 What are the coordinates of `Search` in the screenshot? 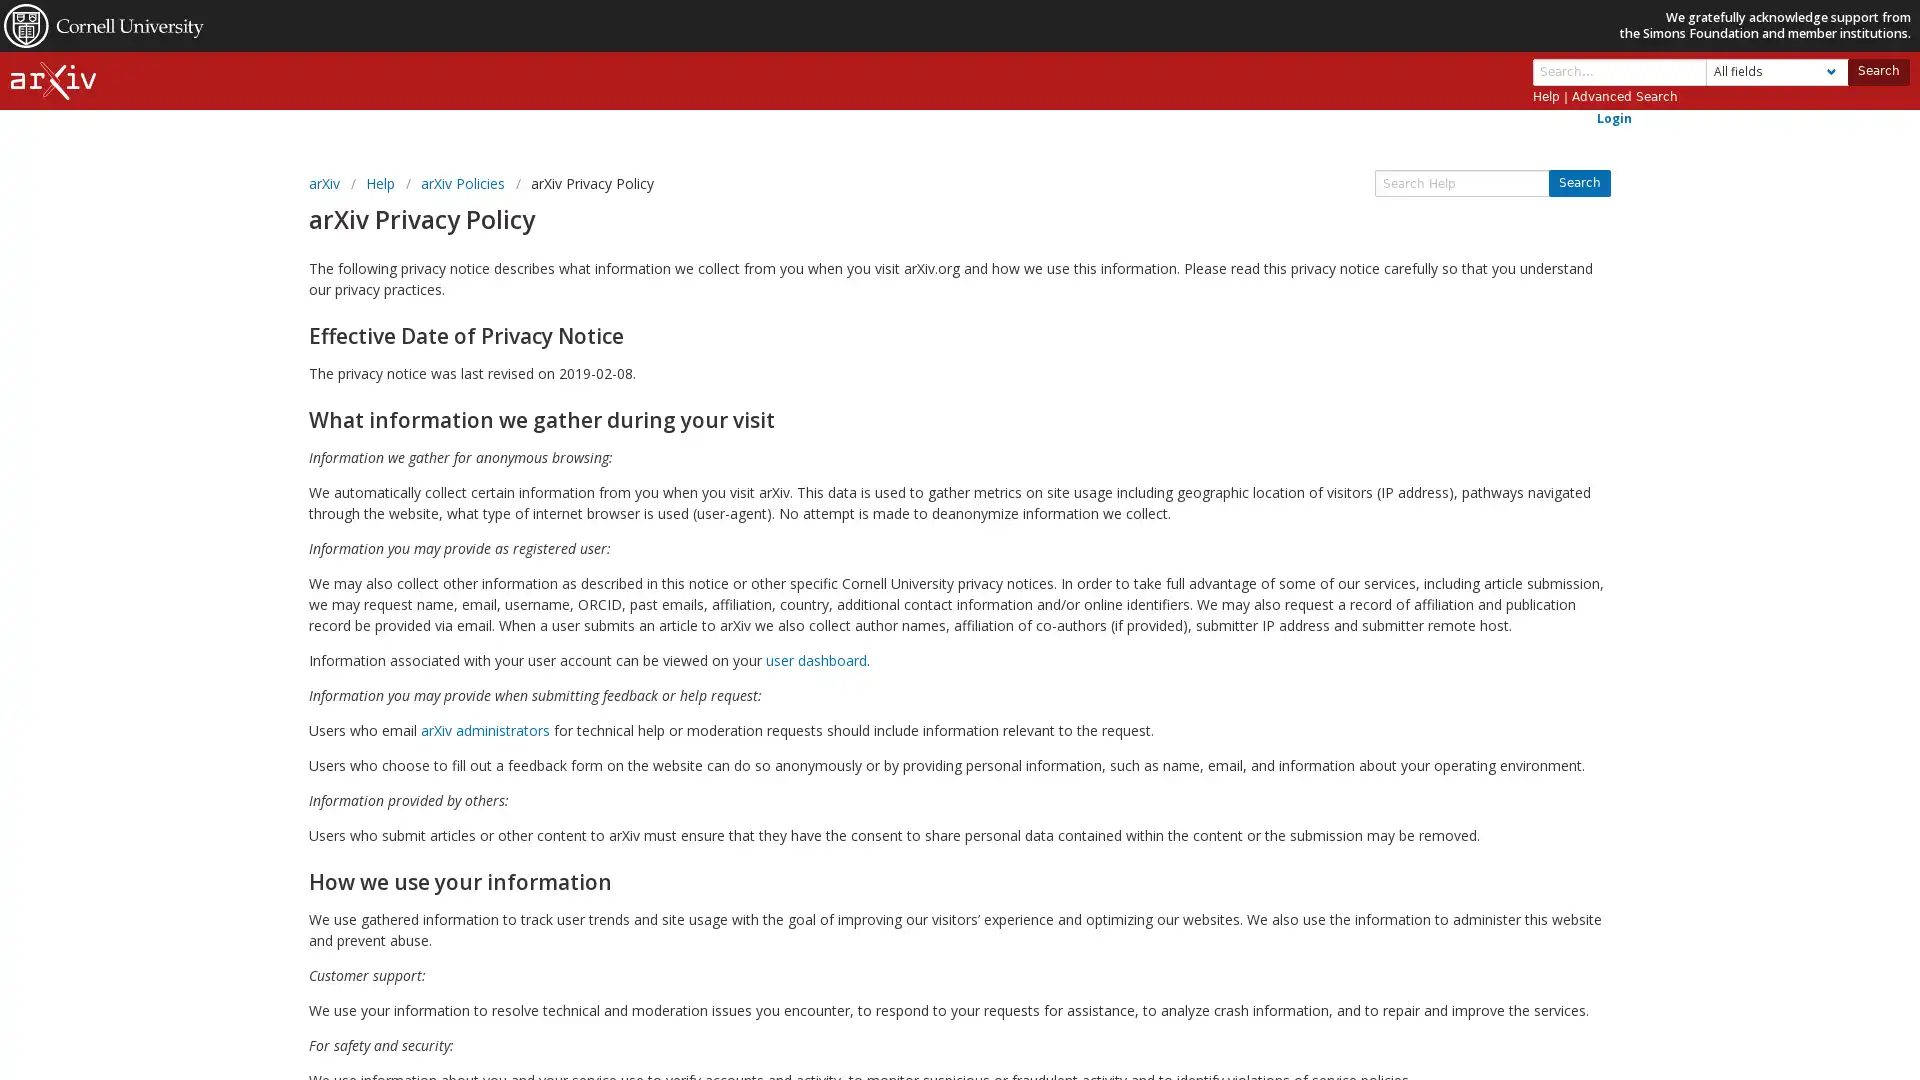 It's located at (1876, 70).